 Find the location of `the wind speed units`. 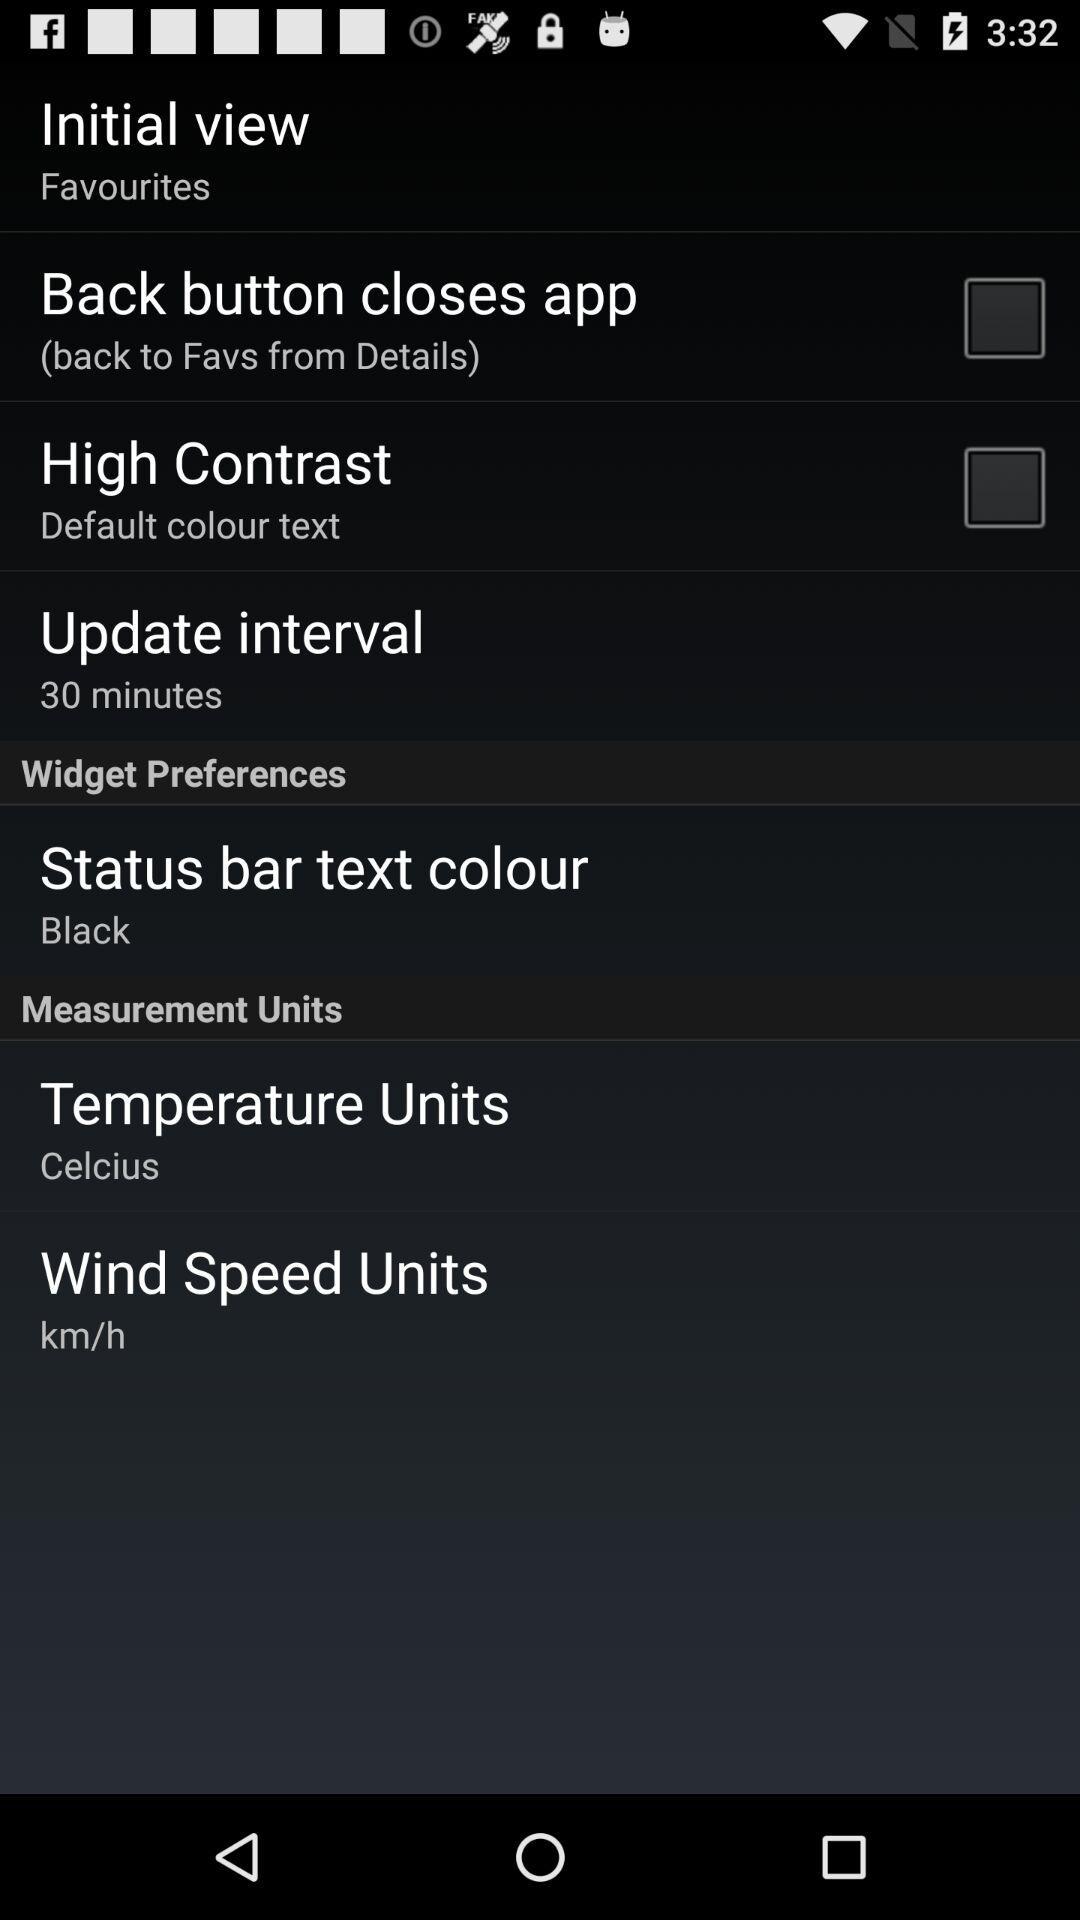

the wind speed units is located at coordinates (263, 1269).